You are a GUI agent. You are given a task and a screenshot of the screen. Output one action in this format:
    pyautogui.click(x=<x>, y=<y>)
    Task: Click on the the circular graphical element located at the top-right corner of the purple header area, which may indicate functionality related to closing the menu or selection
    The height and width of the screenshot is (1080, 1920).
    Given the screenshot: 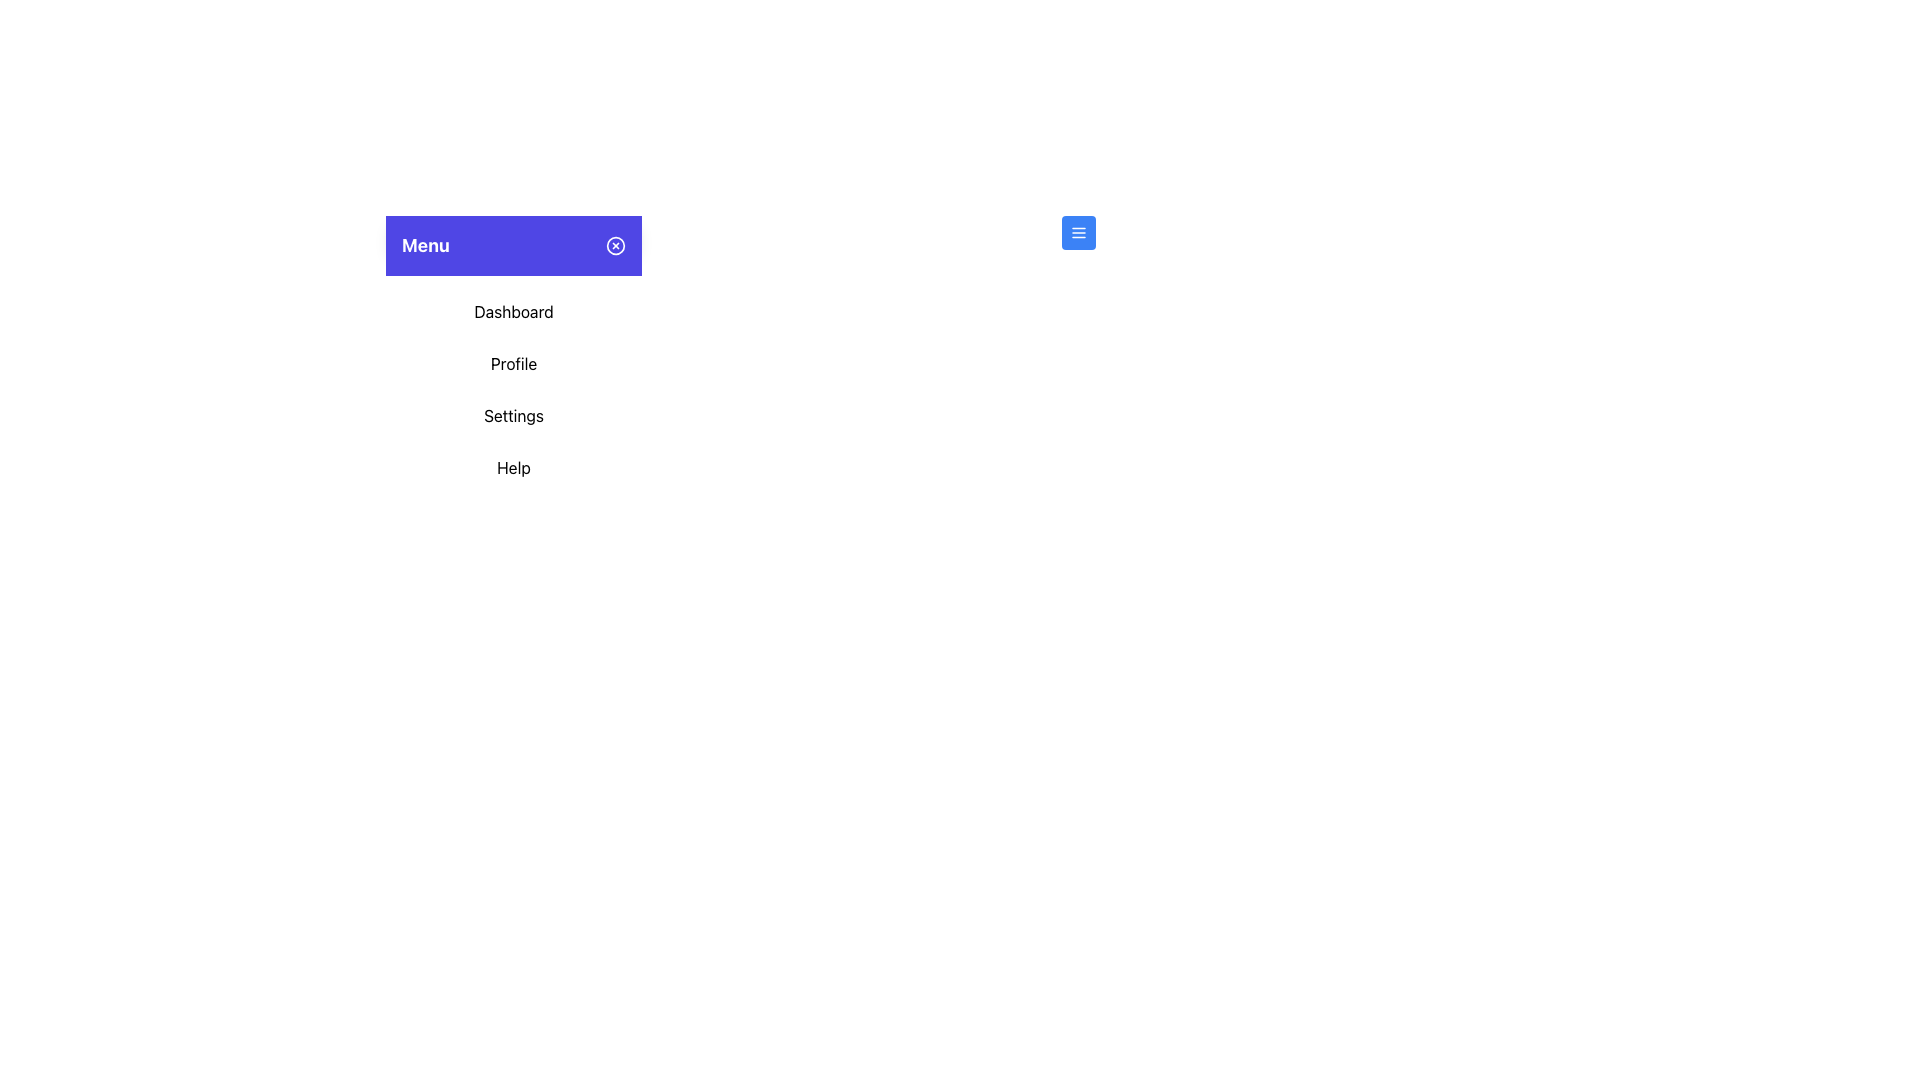 What is the action you would take?
    pyautogui.click(x=614, y=245)
    